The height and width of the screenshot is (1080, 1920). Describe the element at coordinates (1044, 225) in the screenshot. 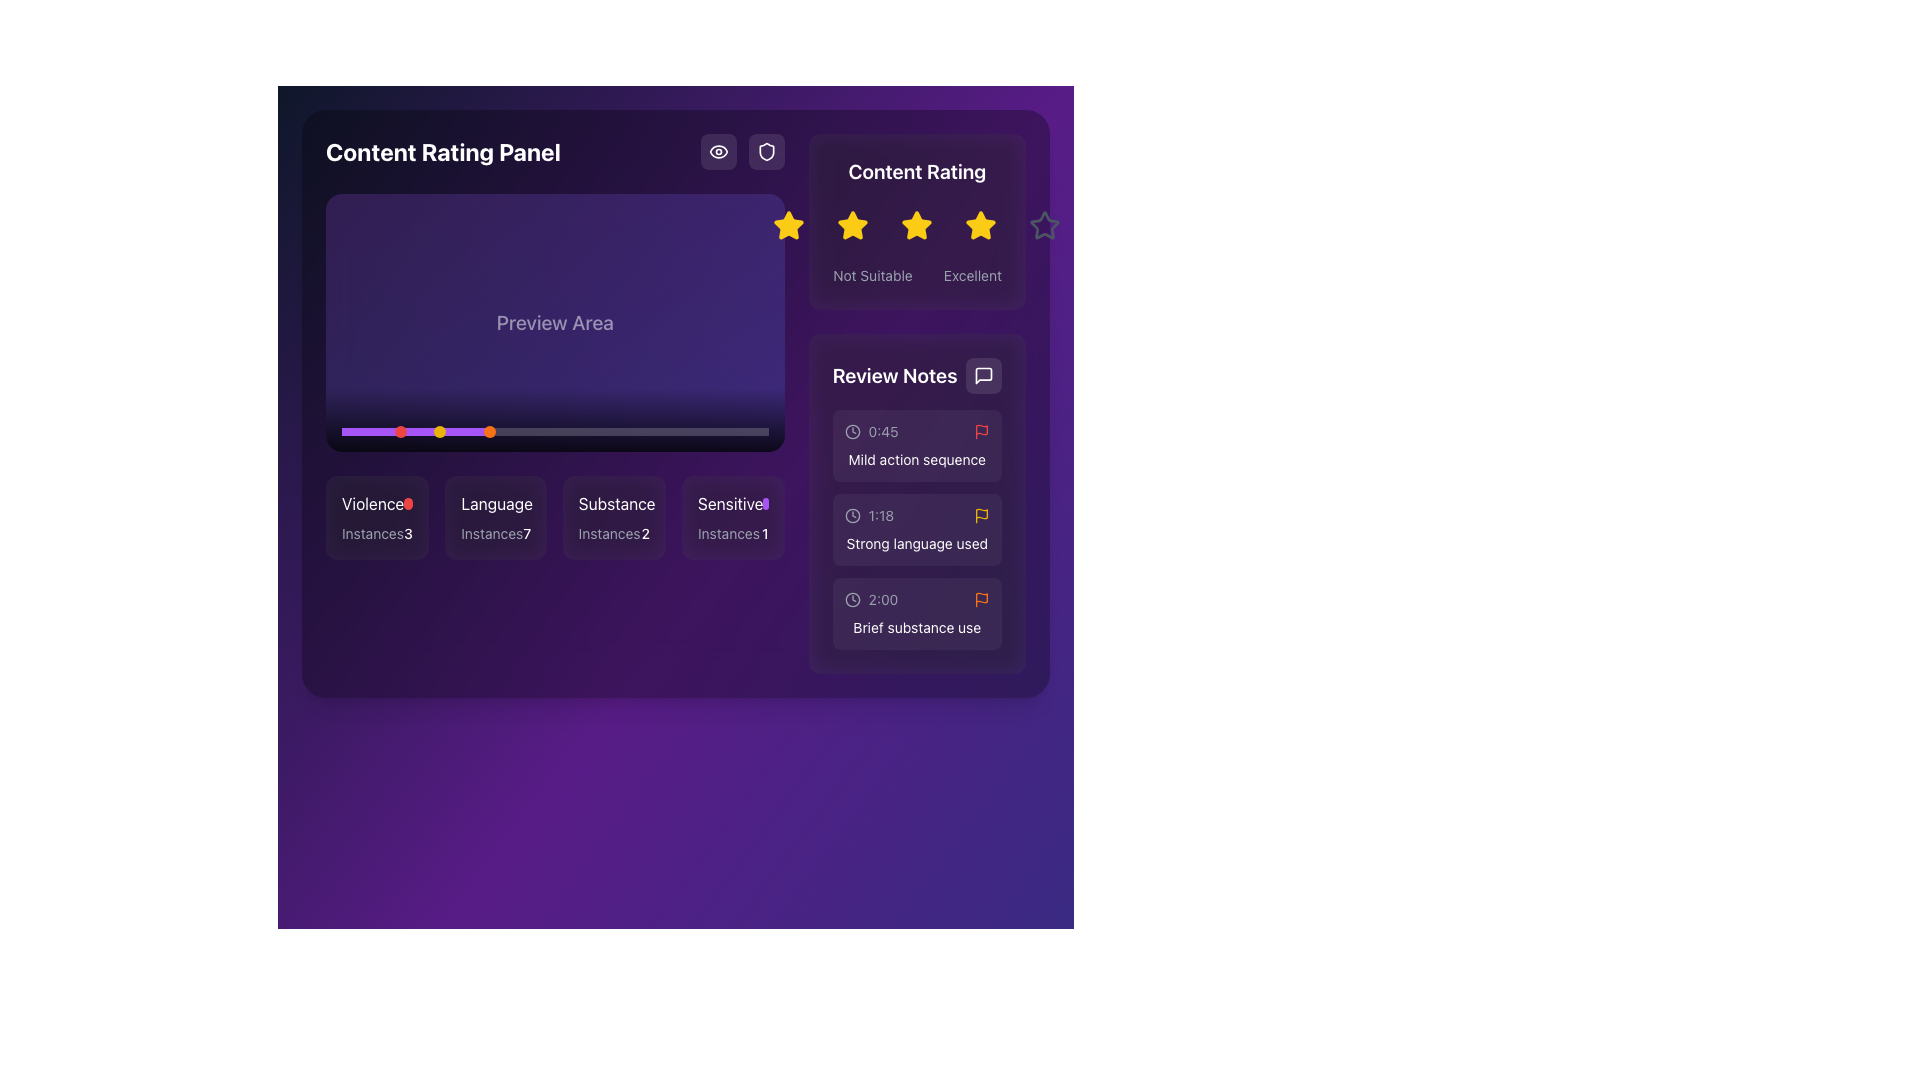

I see `the fifth star icon in the 'Content Rating' section, which serves as an interactive rating option` at that location.